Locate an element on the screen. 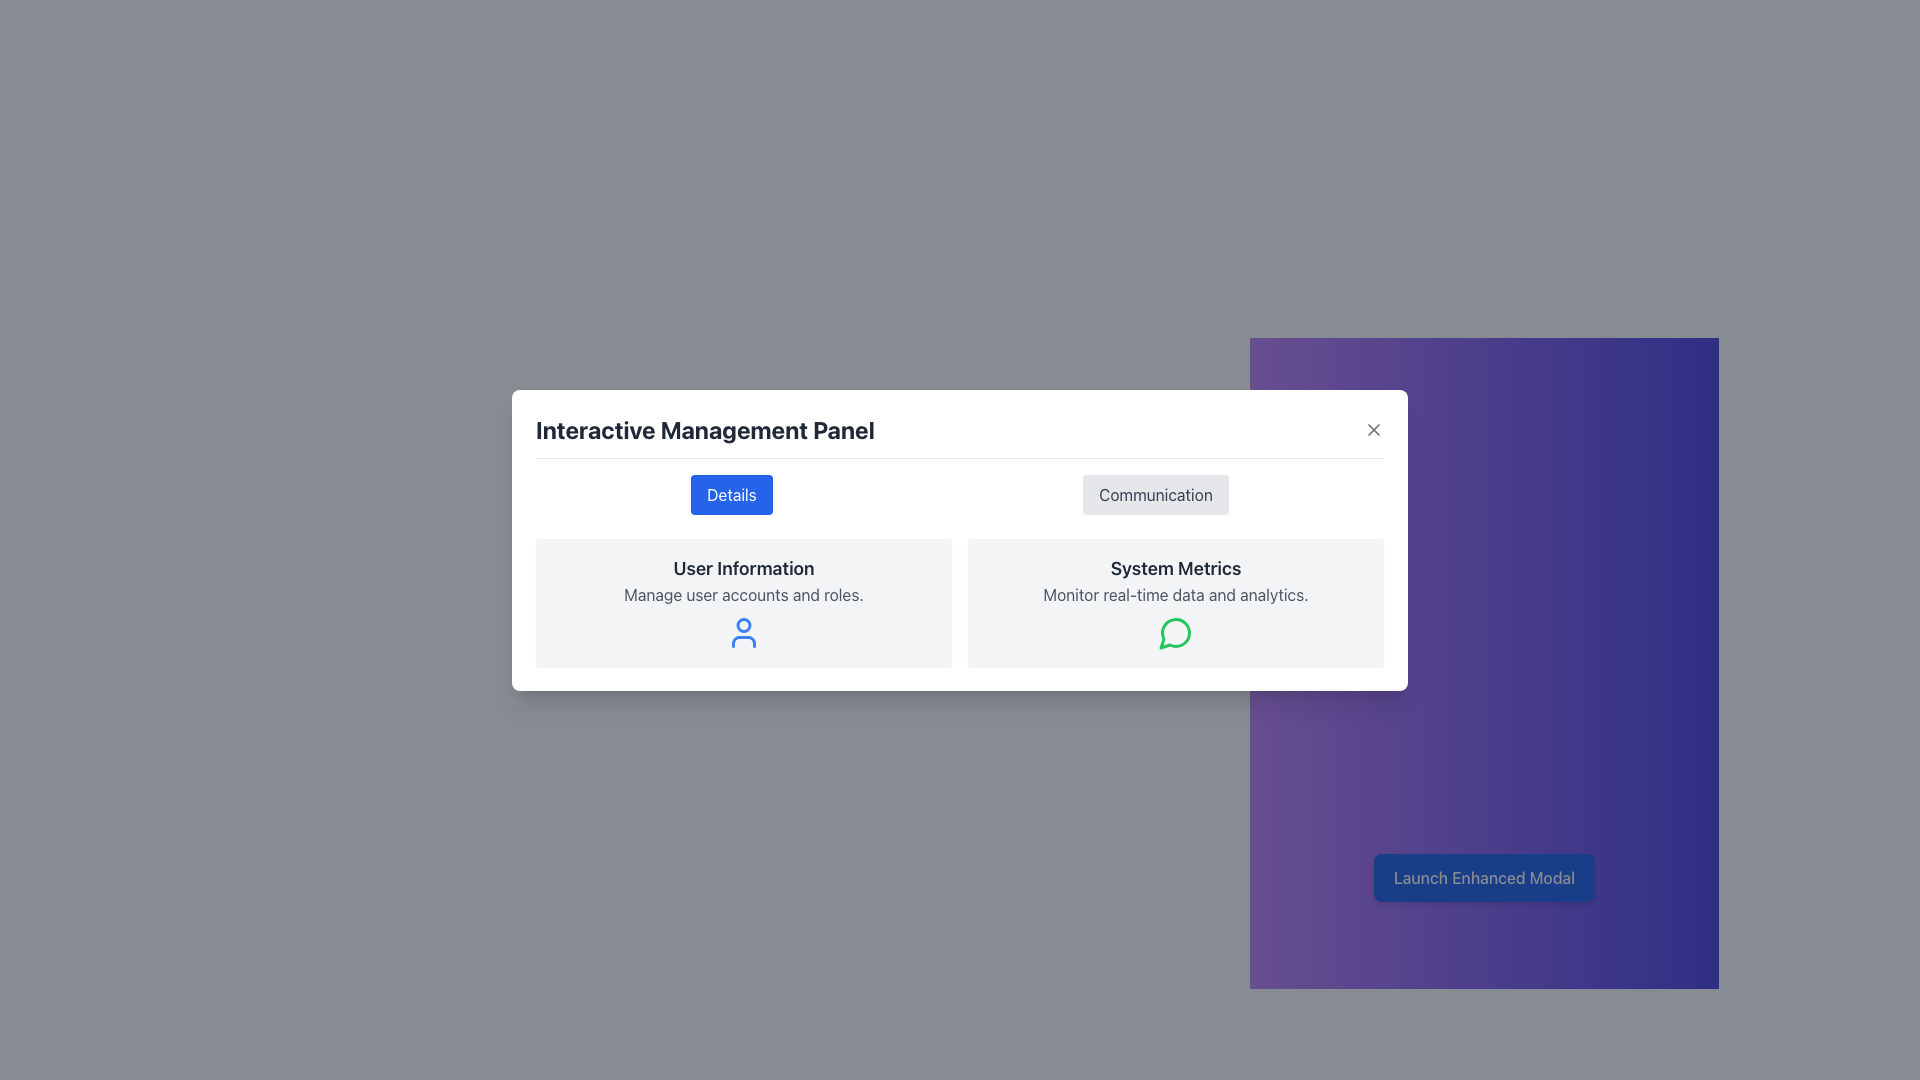 This screenshot has height=1080, width=1920. text of the Text Label that serves as the title or heading for the modal dialog, located at the top-left section of the header area is located at coordinates (705, 428).